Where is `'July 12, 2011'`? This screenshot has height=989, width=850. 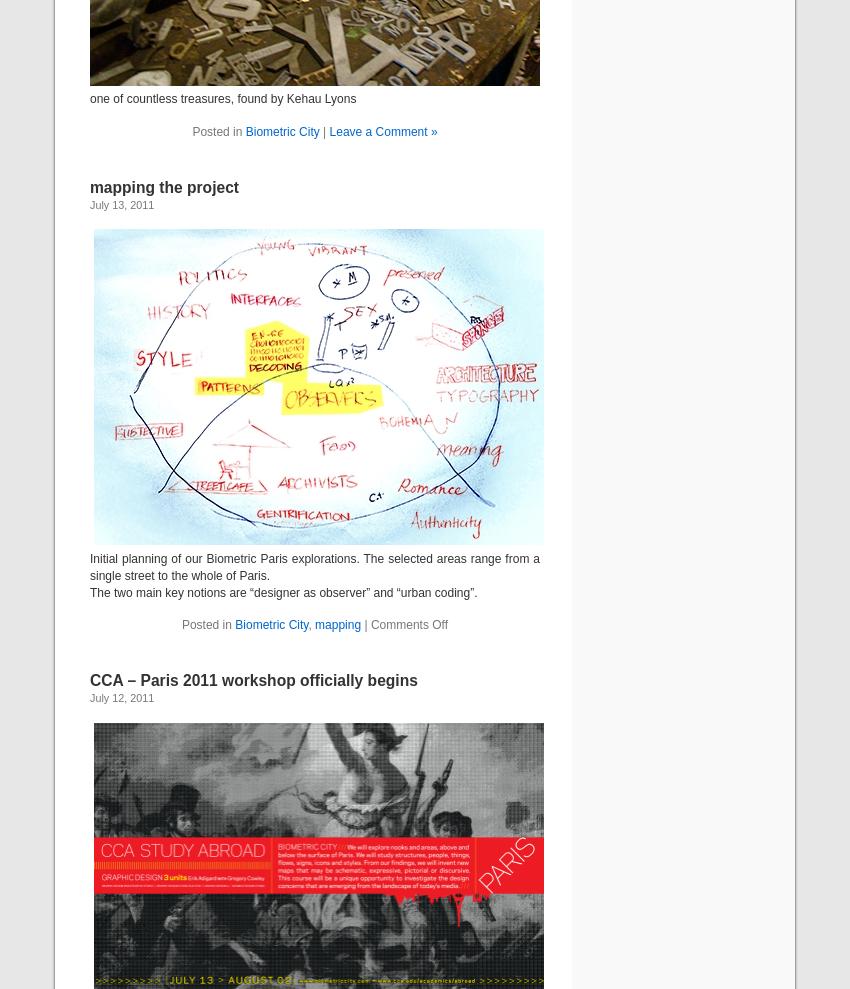
'July 12, 2011' is located at coordinates (120, 697).